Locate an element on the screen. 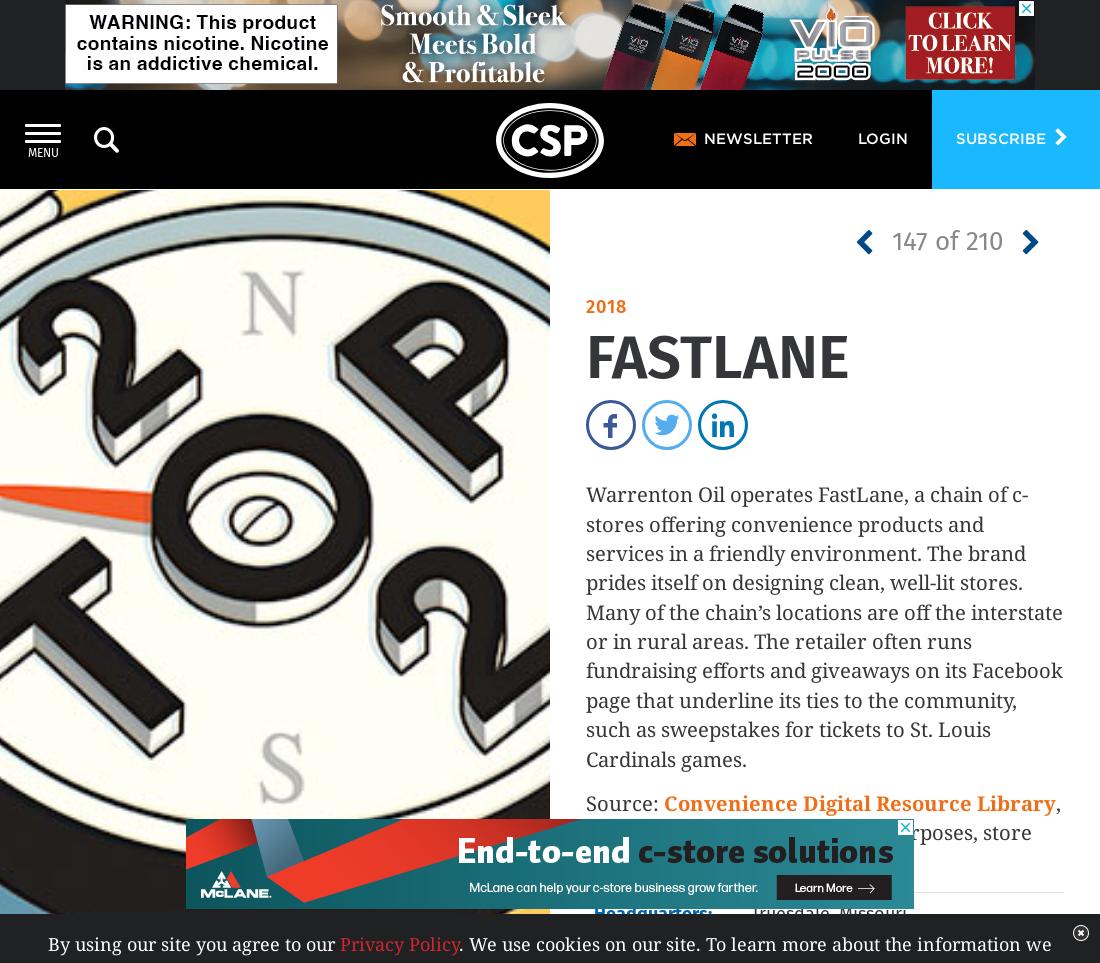  'Source:' is located at coordinates (625, 802).